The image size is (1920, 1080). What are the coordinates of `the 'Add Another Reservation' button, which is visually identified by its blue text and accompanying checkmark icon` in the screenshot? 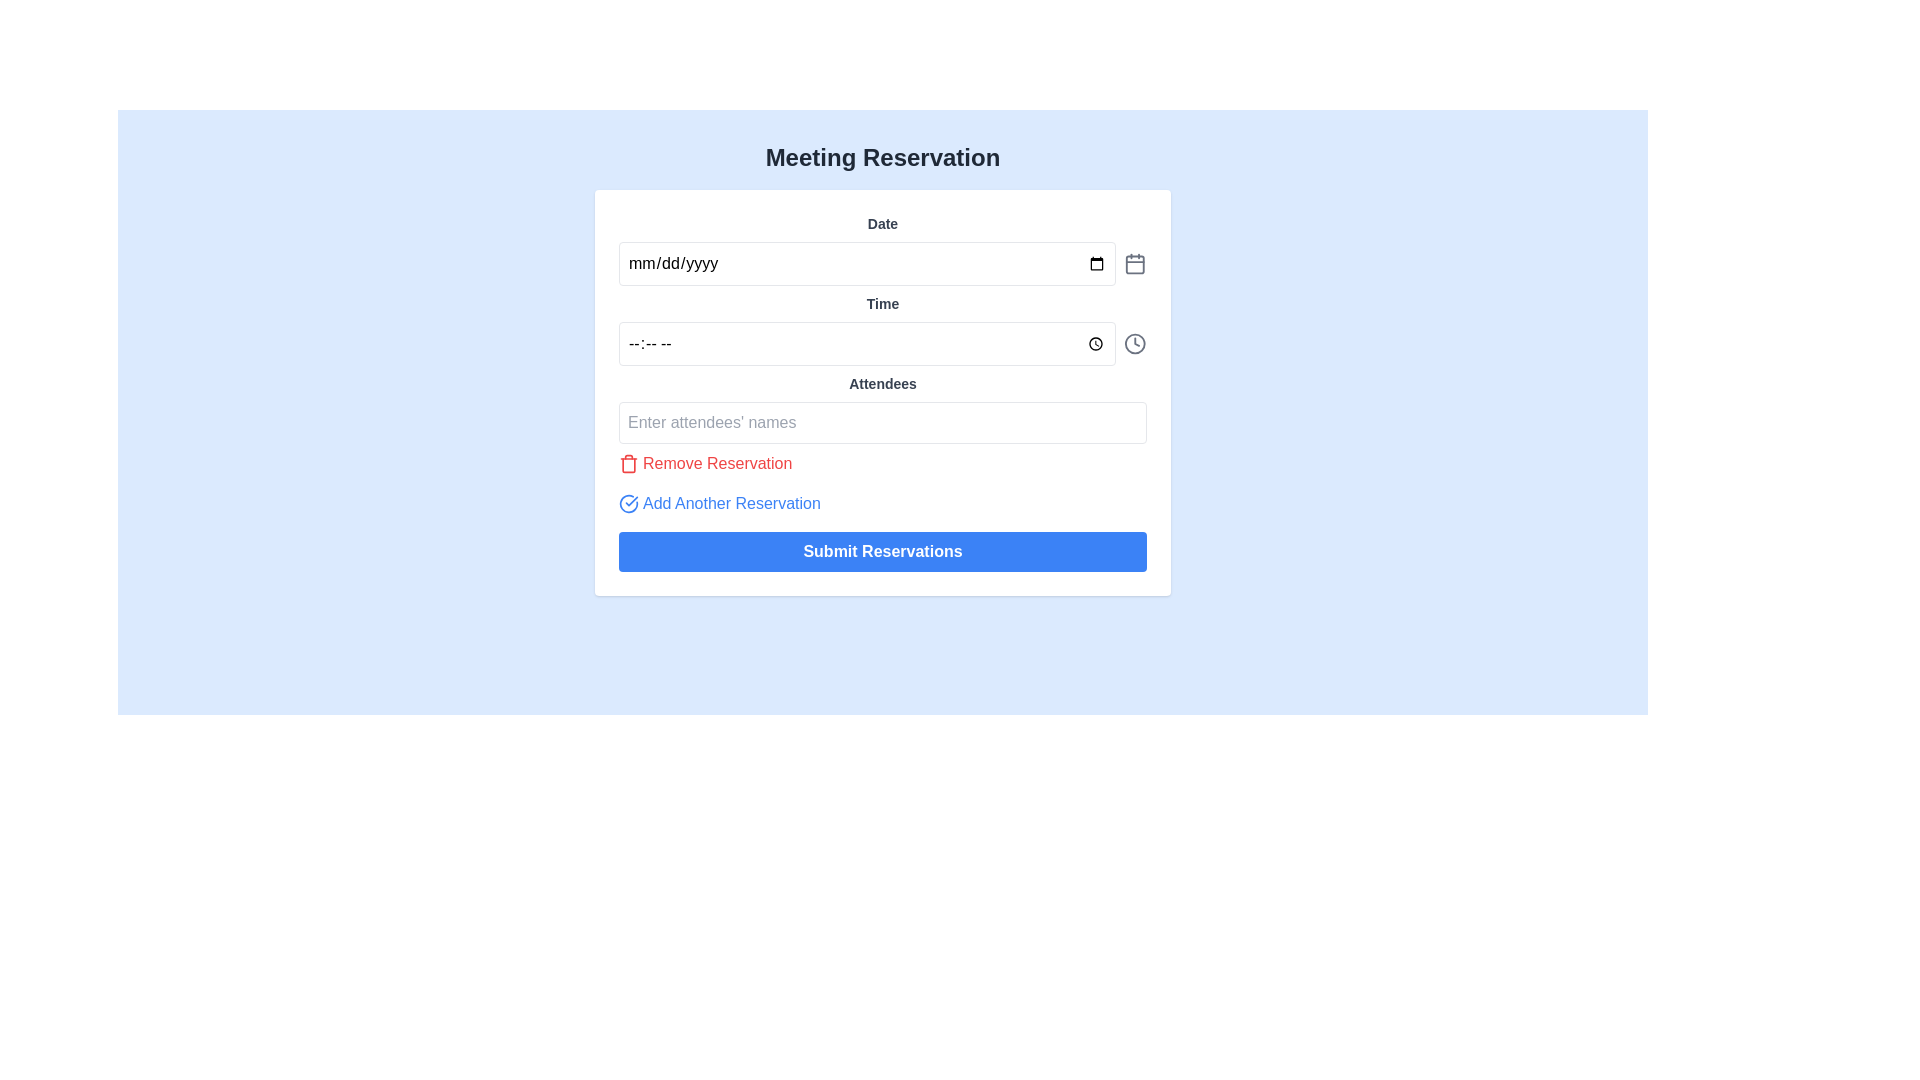 It's located at (720, 503).